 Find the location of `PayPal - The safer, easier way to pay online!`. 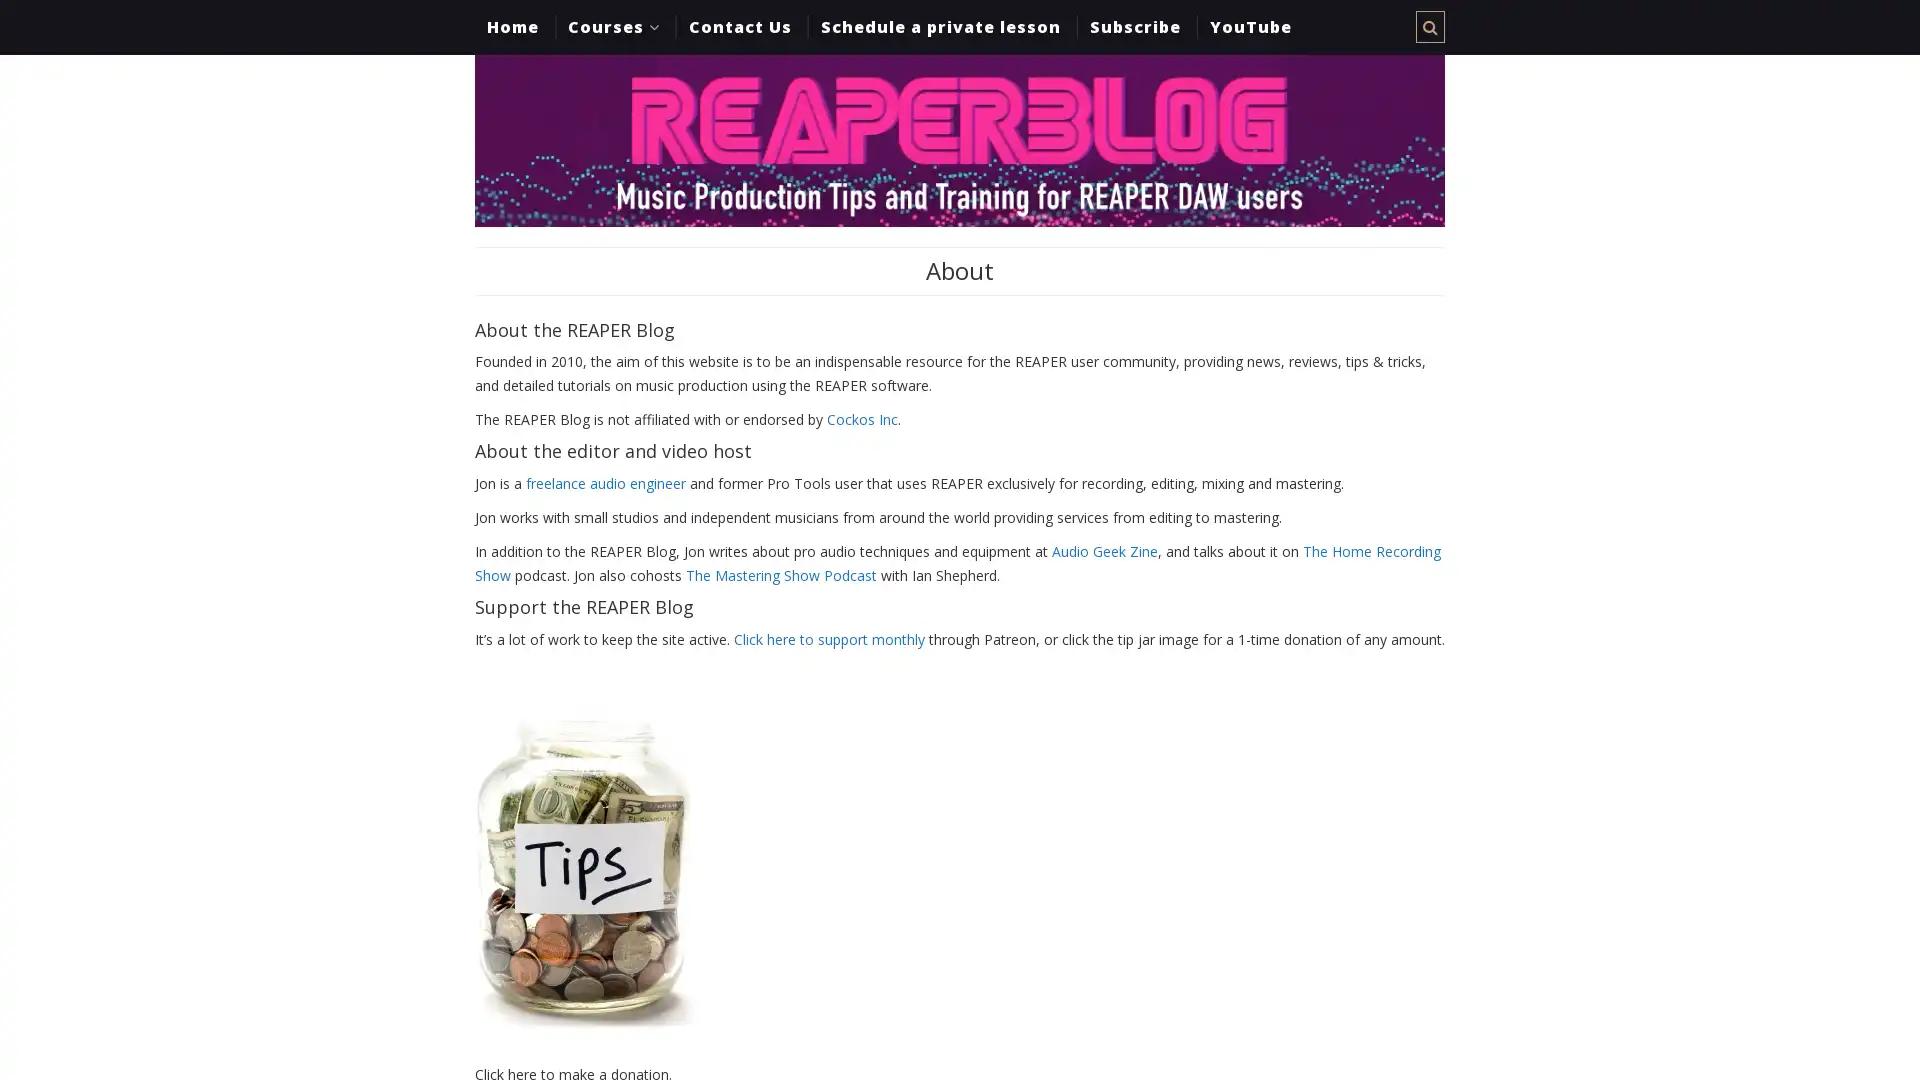

PayPal - The safer, easier way to pay online! is located at coordinates (583, 870).